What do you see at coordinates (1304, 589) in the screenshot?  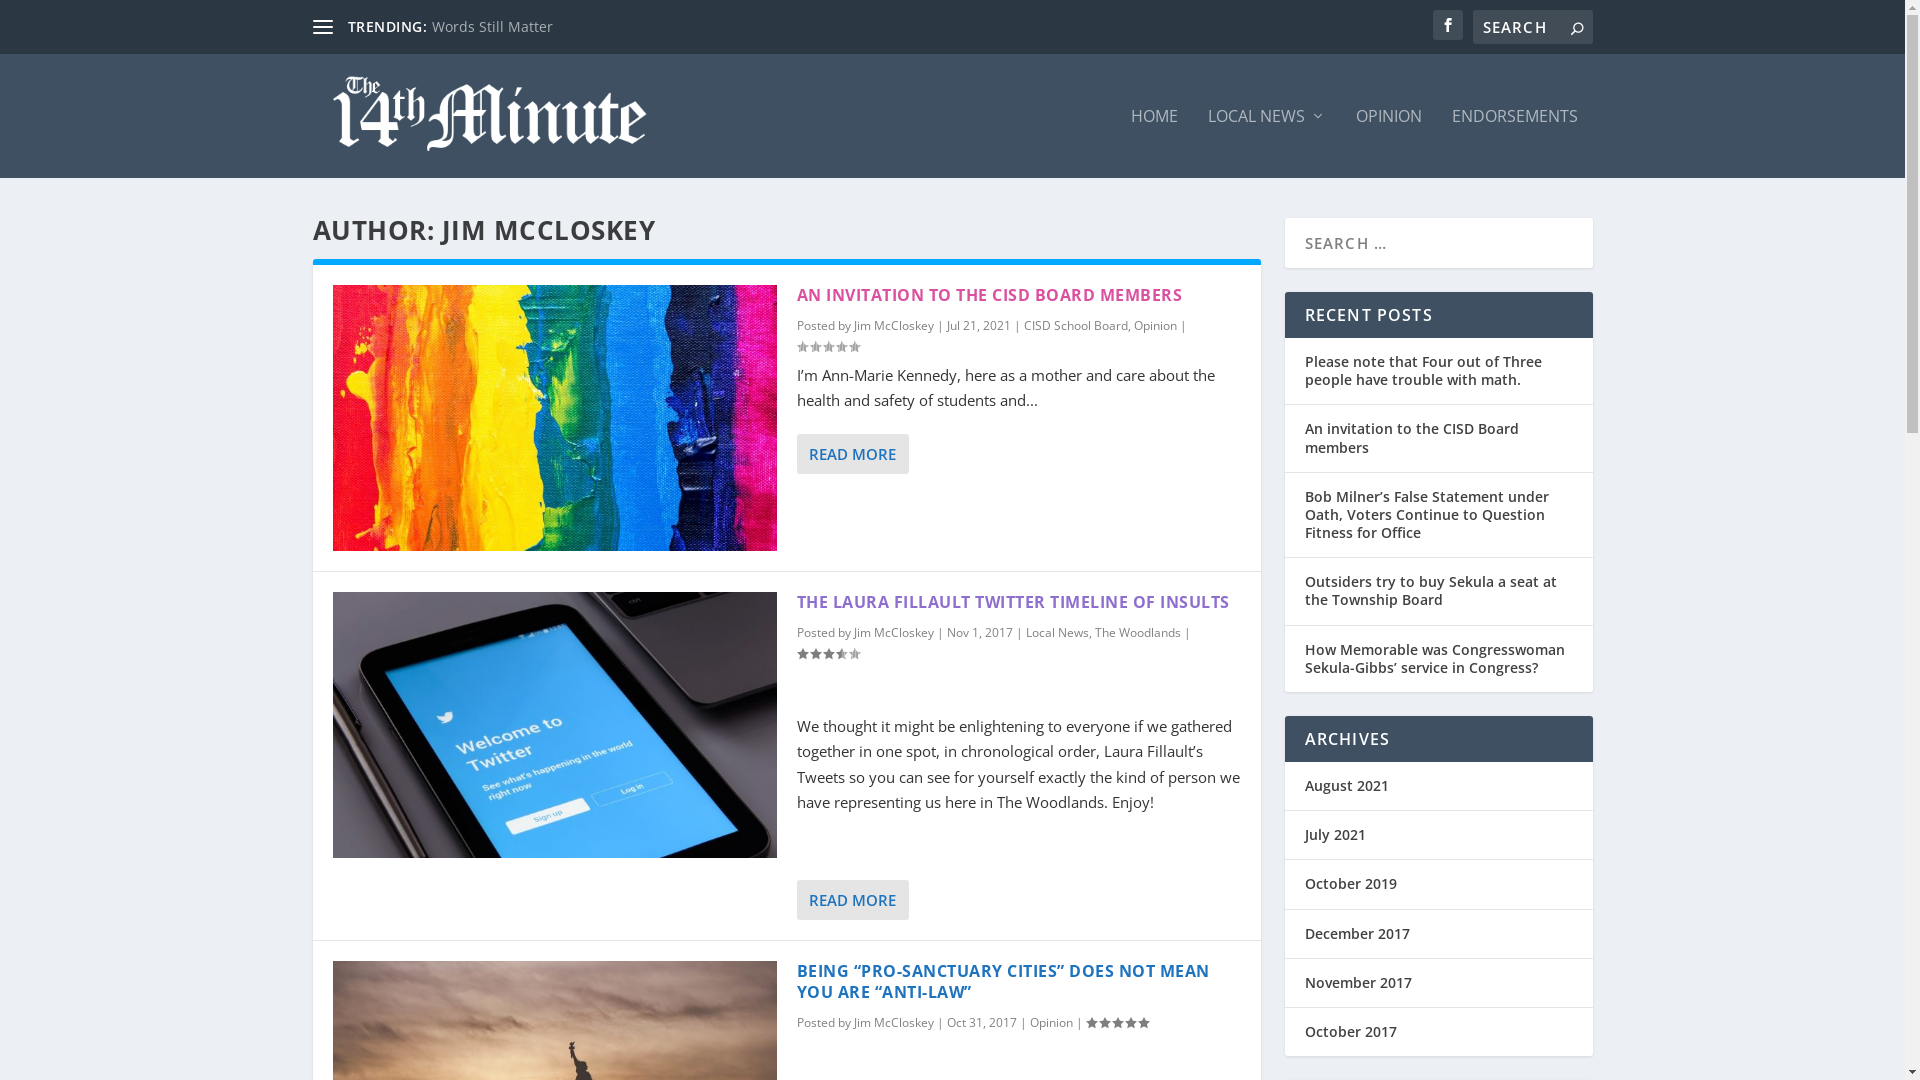 I see `'Outsiders try to buy Sekula a seat at the Township Board'` at bounding box center [1304, 589].